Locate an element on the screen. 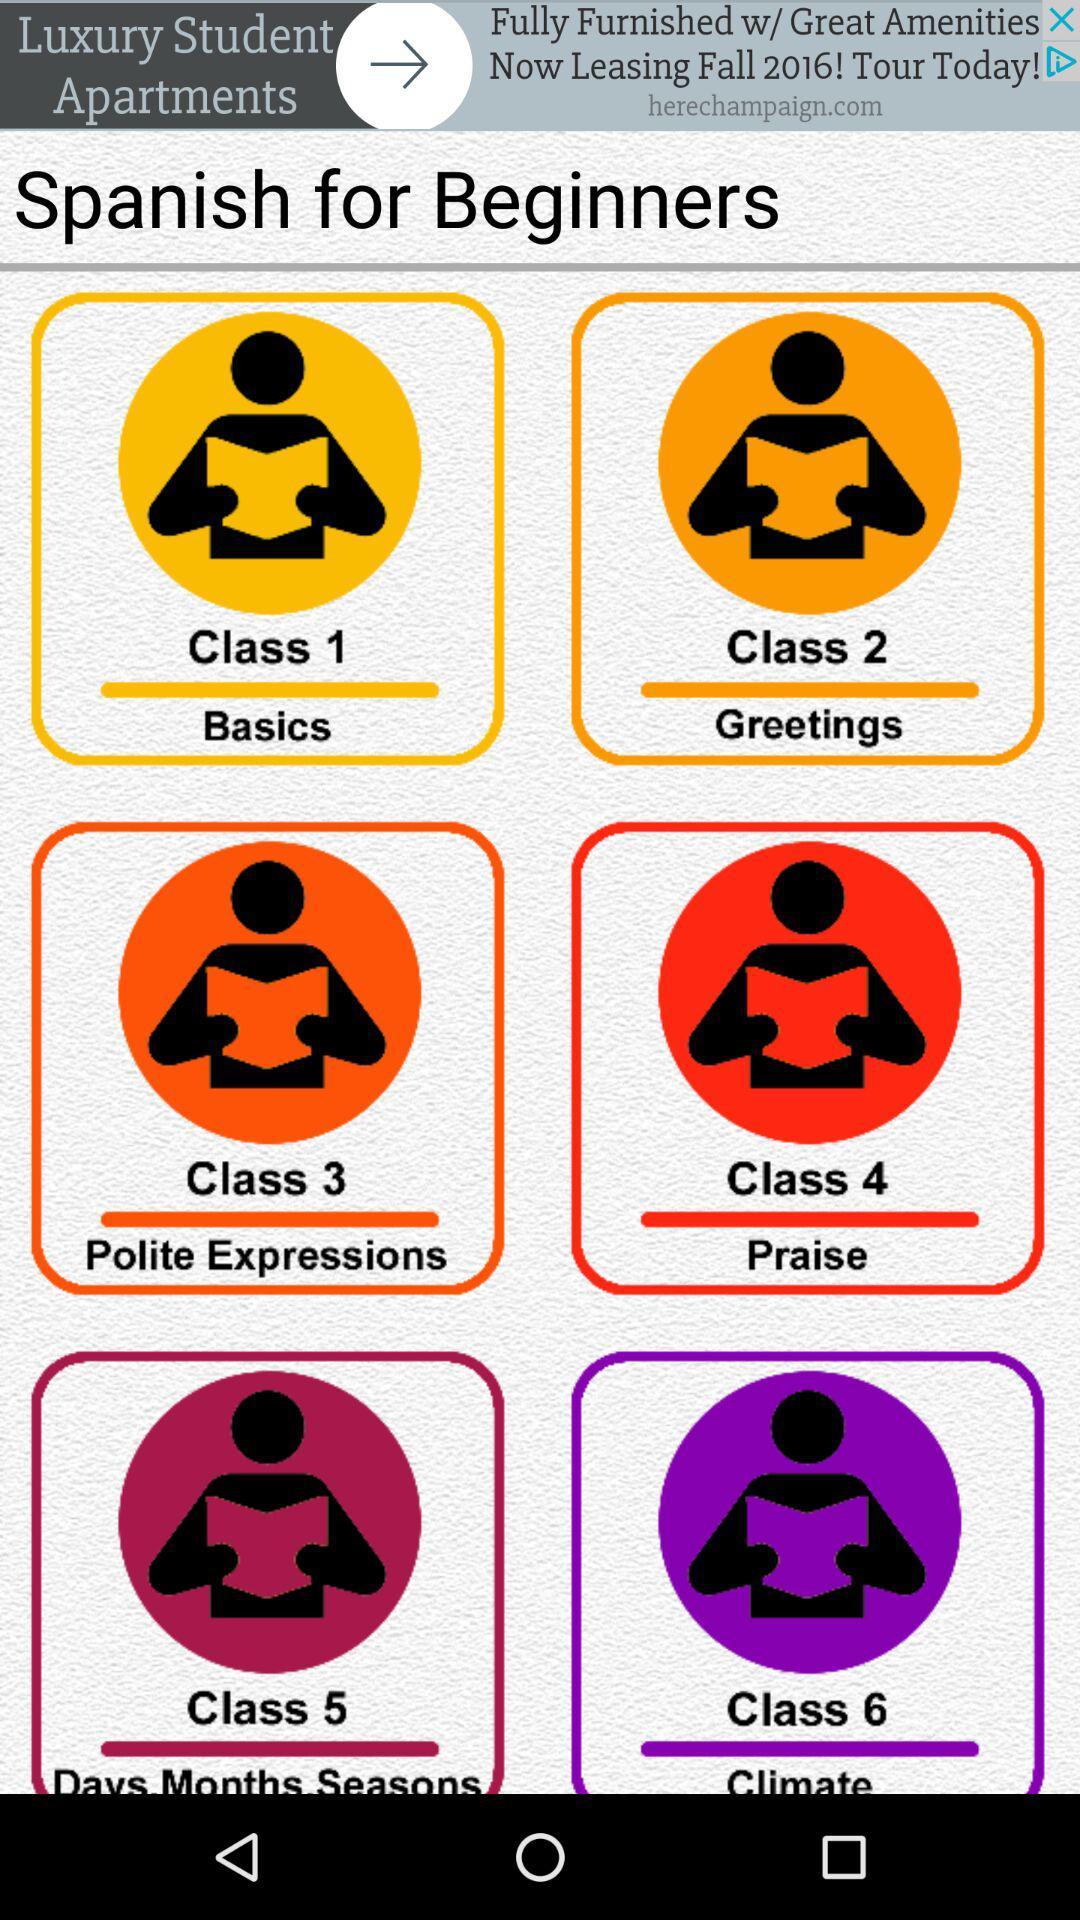 The width and height of the screenshot is (1080, 1920). opens that part of the lesson is located at coordinates (810, 1064).